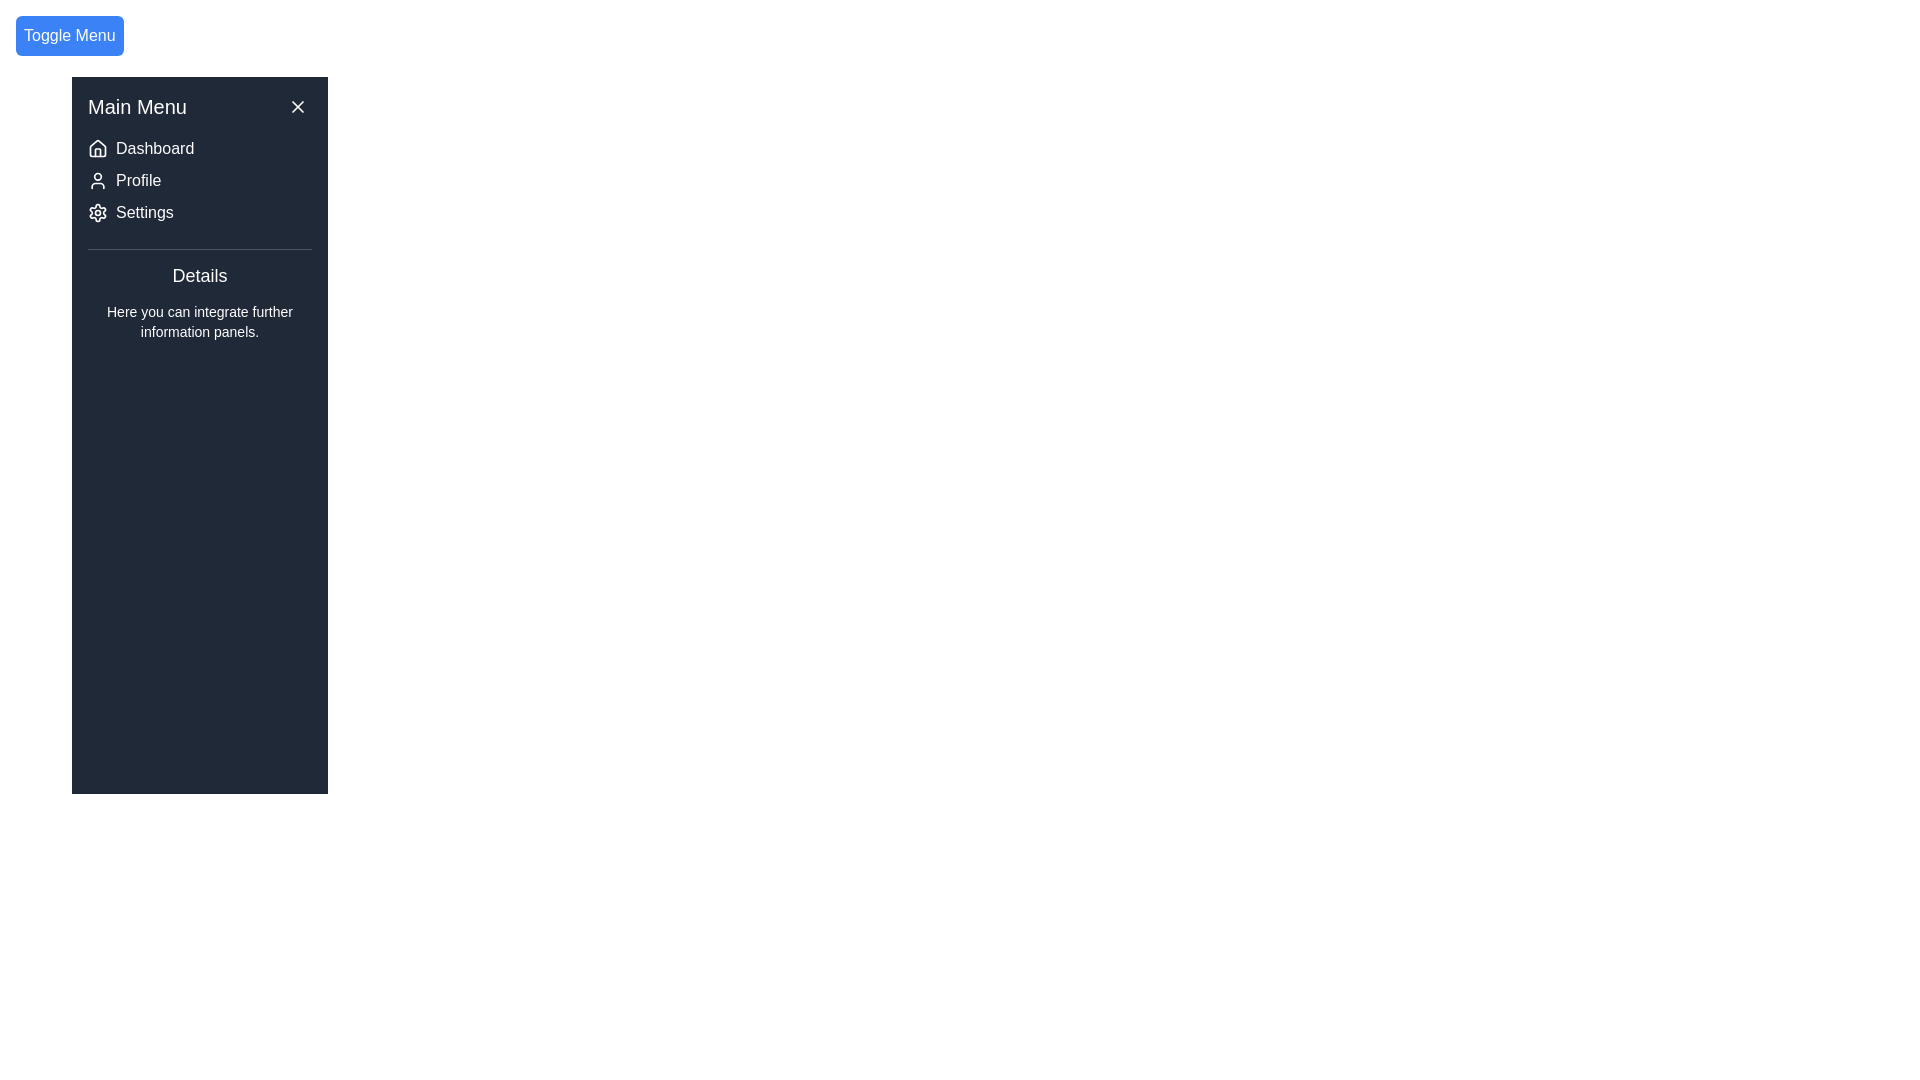 The width and height of the screenshot is (1920, 1080). Describe the element at coordinates (200, 320) in the screenshot. I see `the static text block element that reads 'Here you can integrate further information panels.' positioned under the 'Details' title in the sidebar interface` at that location.